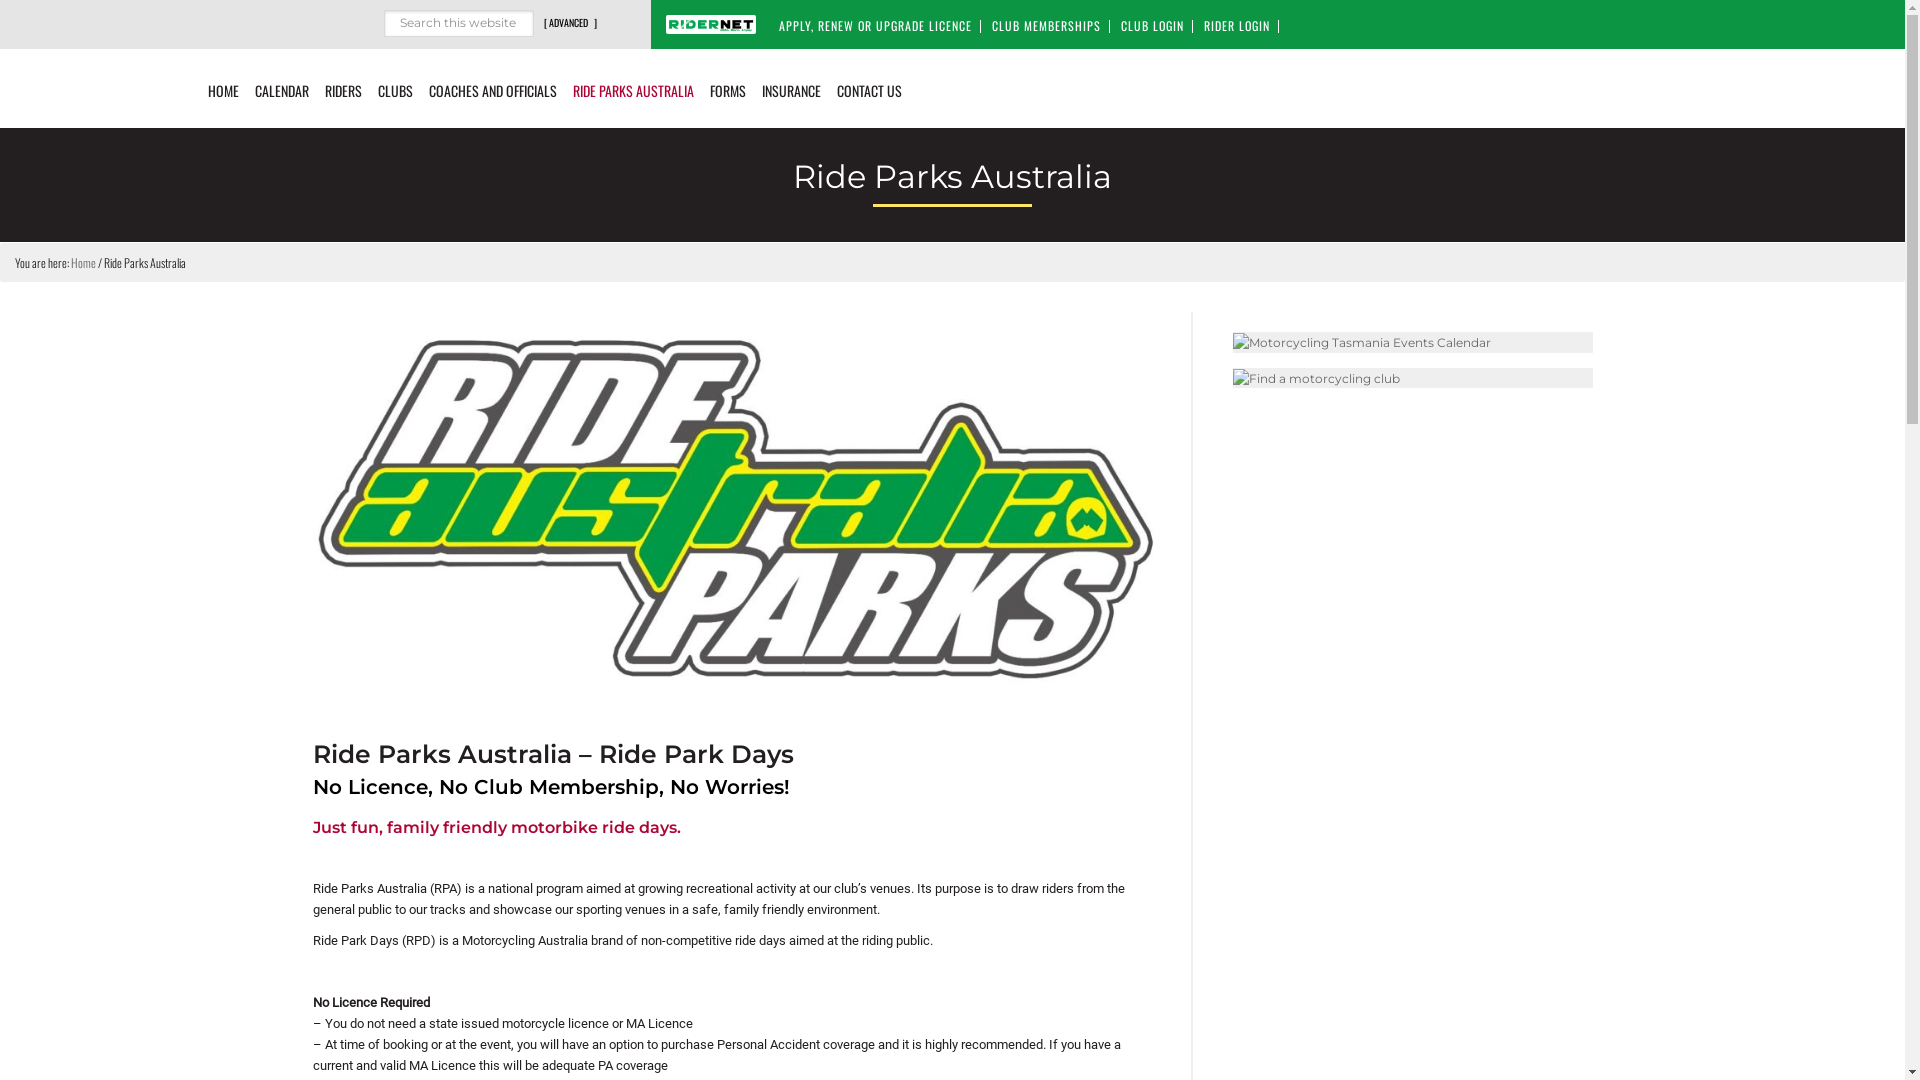 The width and height of the screenshot is (1920, 1080). What do you see at coordinates (1152, 25) in the screenshot?
I see `'CLUB LOGIN'` at bounding box center [1152, 25].